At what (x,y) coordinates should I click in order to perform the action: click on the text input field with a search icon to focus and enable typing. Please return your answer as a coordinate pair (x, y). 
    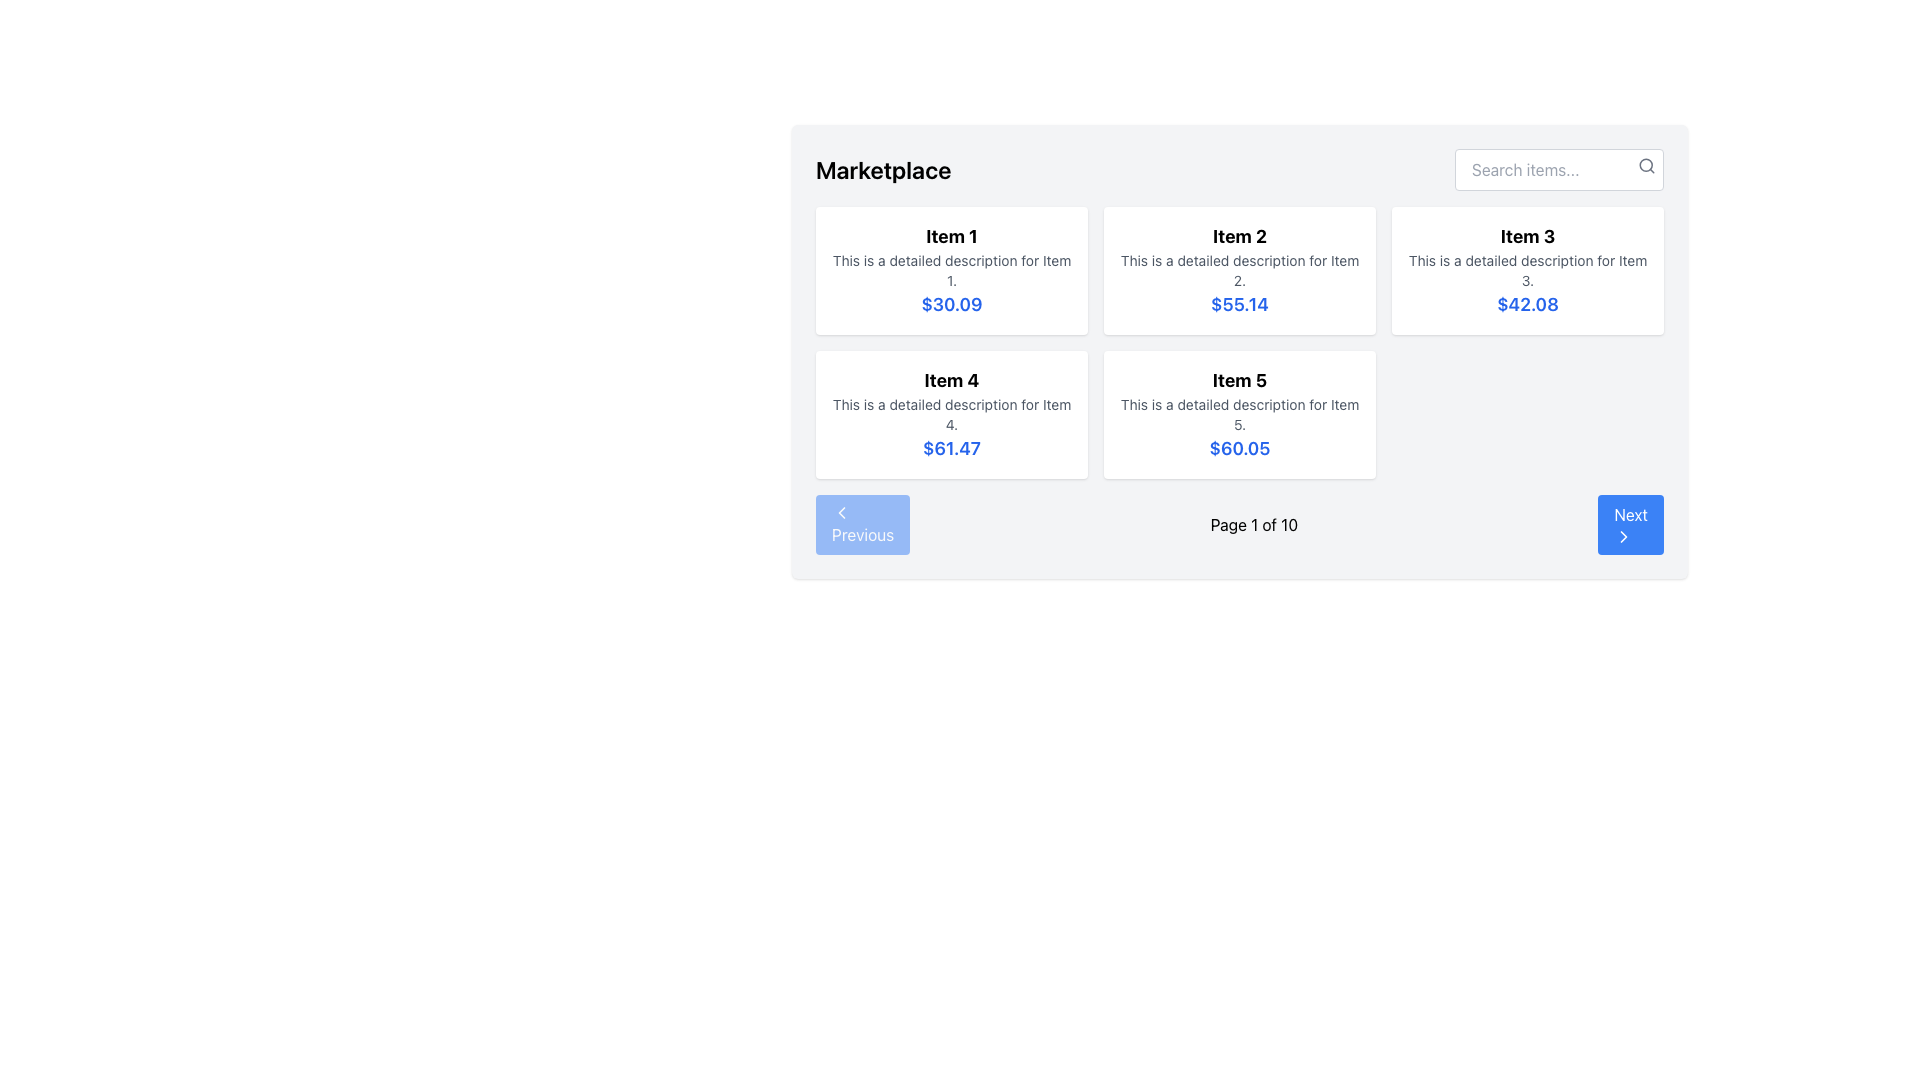
    Looking at the image, I should click on (1558, 168).